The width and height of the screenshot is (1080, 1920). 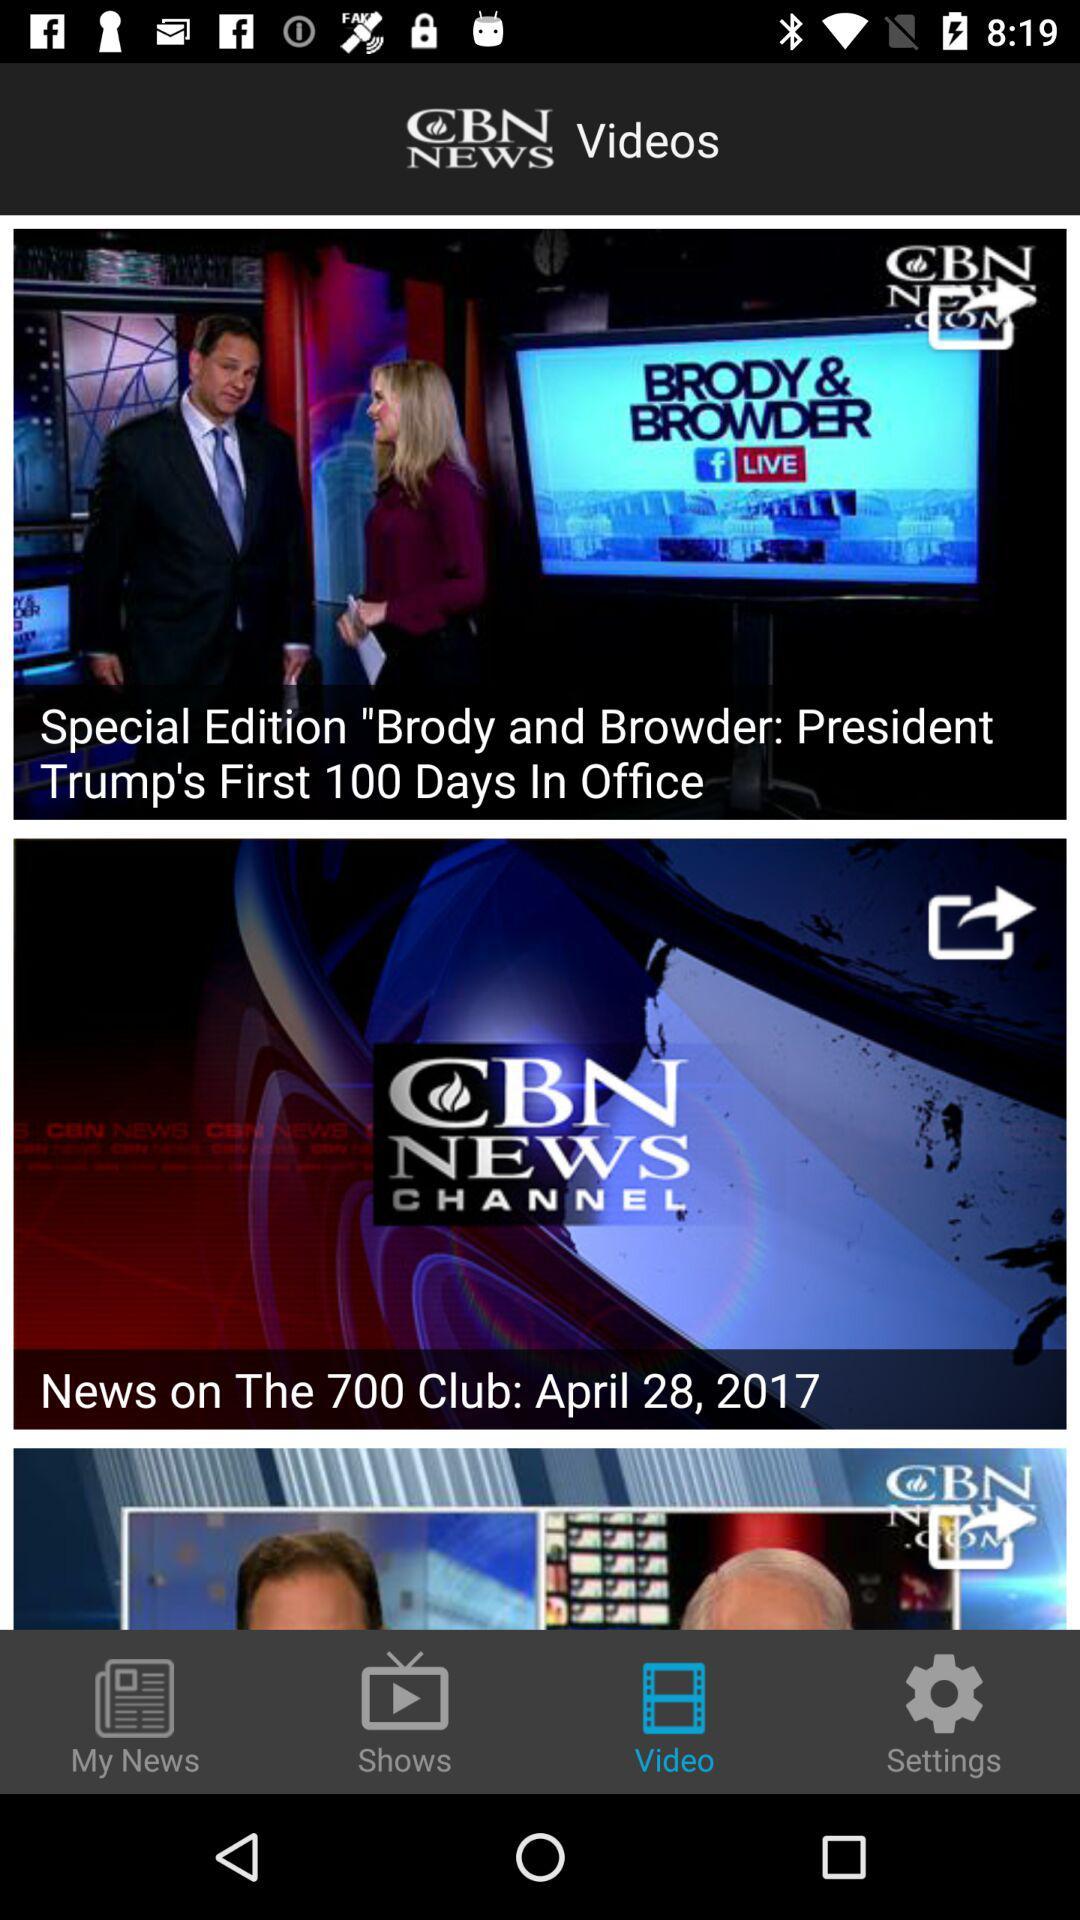 What do you see at coordinates (405, 1710) in the screenshot?
I see `the icon next to video item` at bounding box center [405, 1710].